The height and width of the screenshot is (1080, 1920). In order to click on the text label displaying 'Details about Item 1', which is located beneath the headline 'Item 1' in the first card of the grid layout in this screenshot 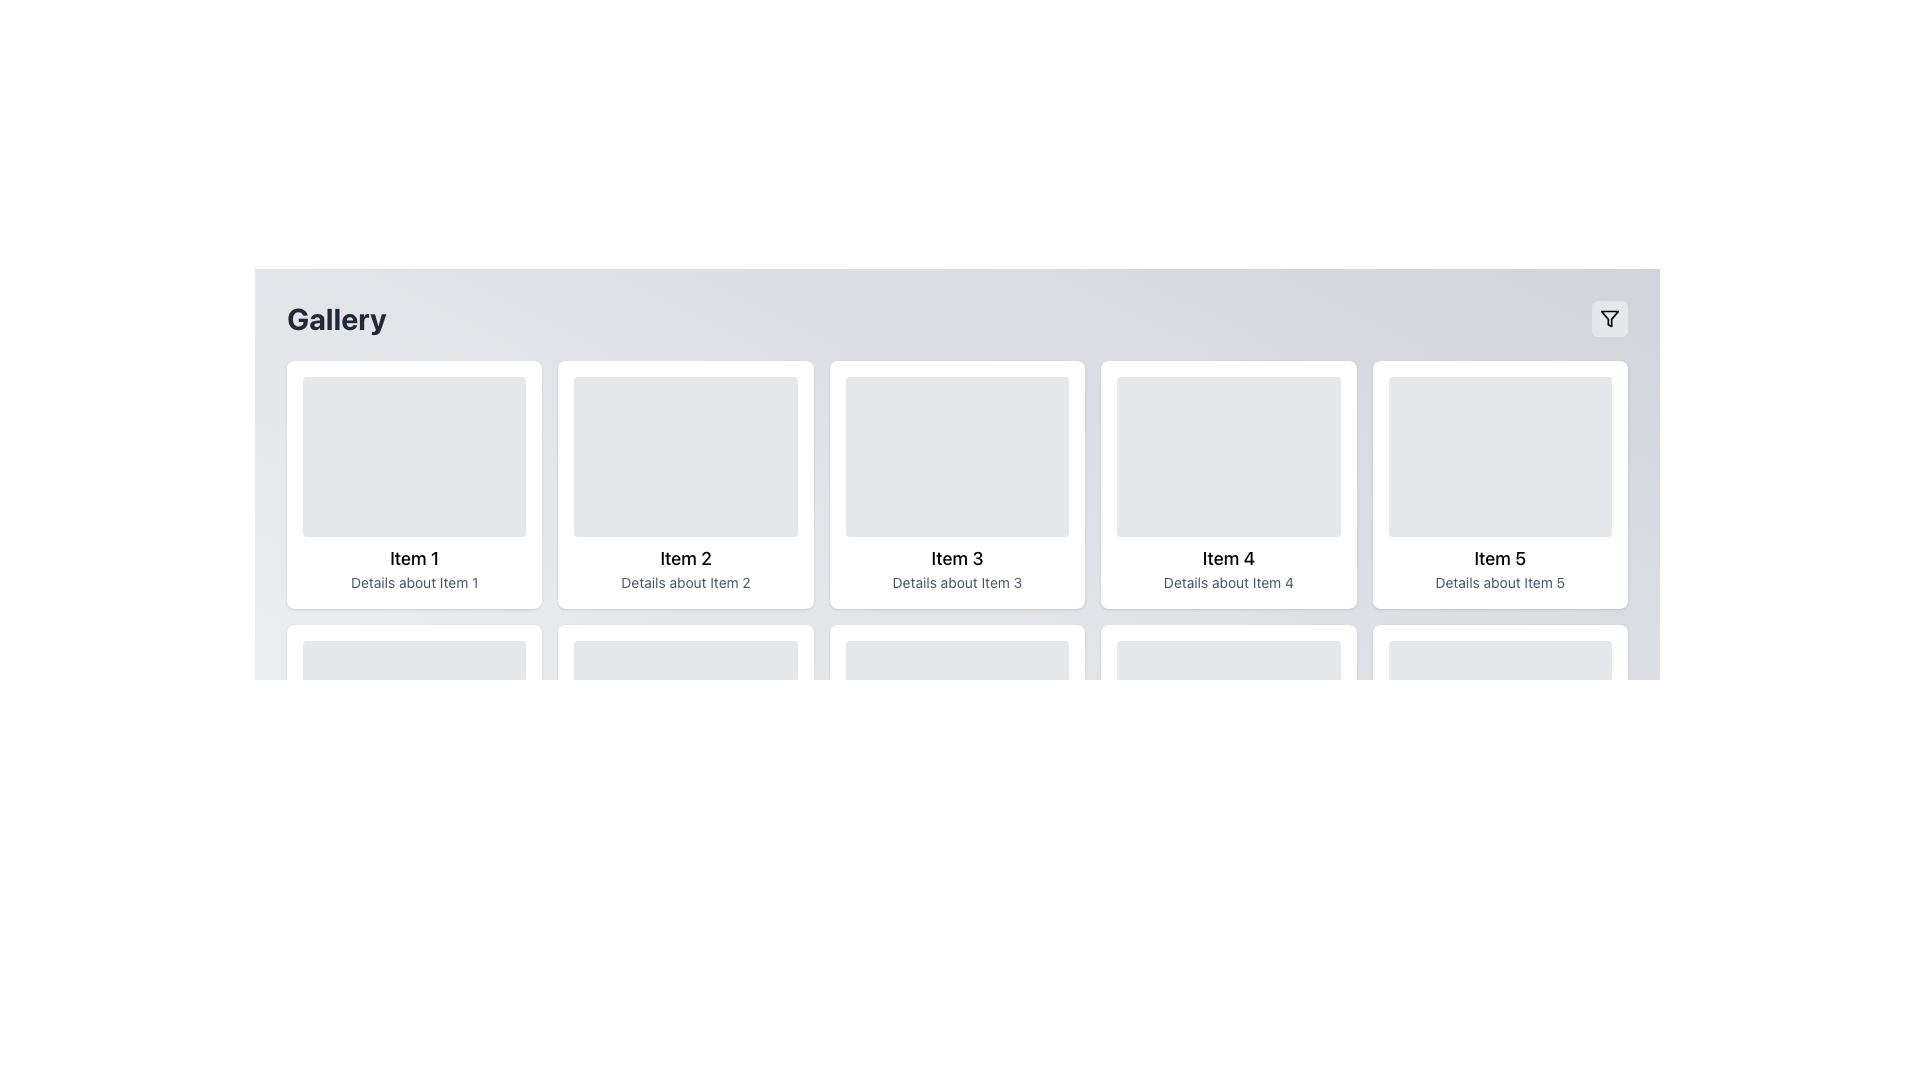, I will do `click(413, 582)`.